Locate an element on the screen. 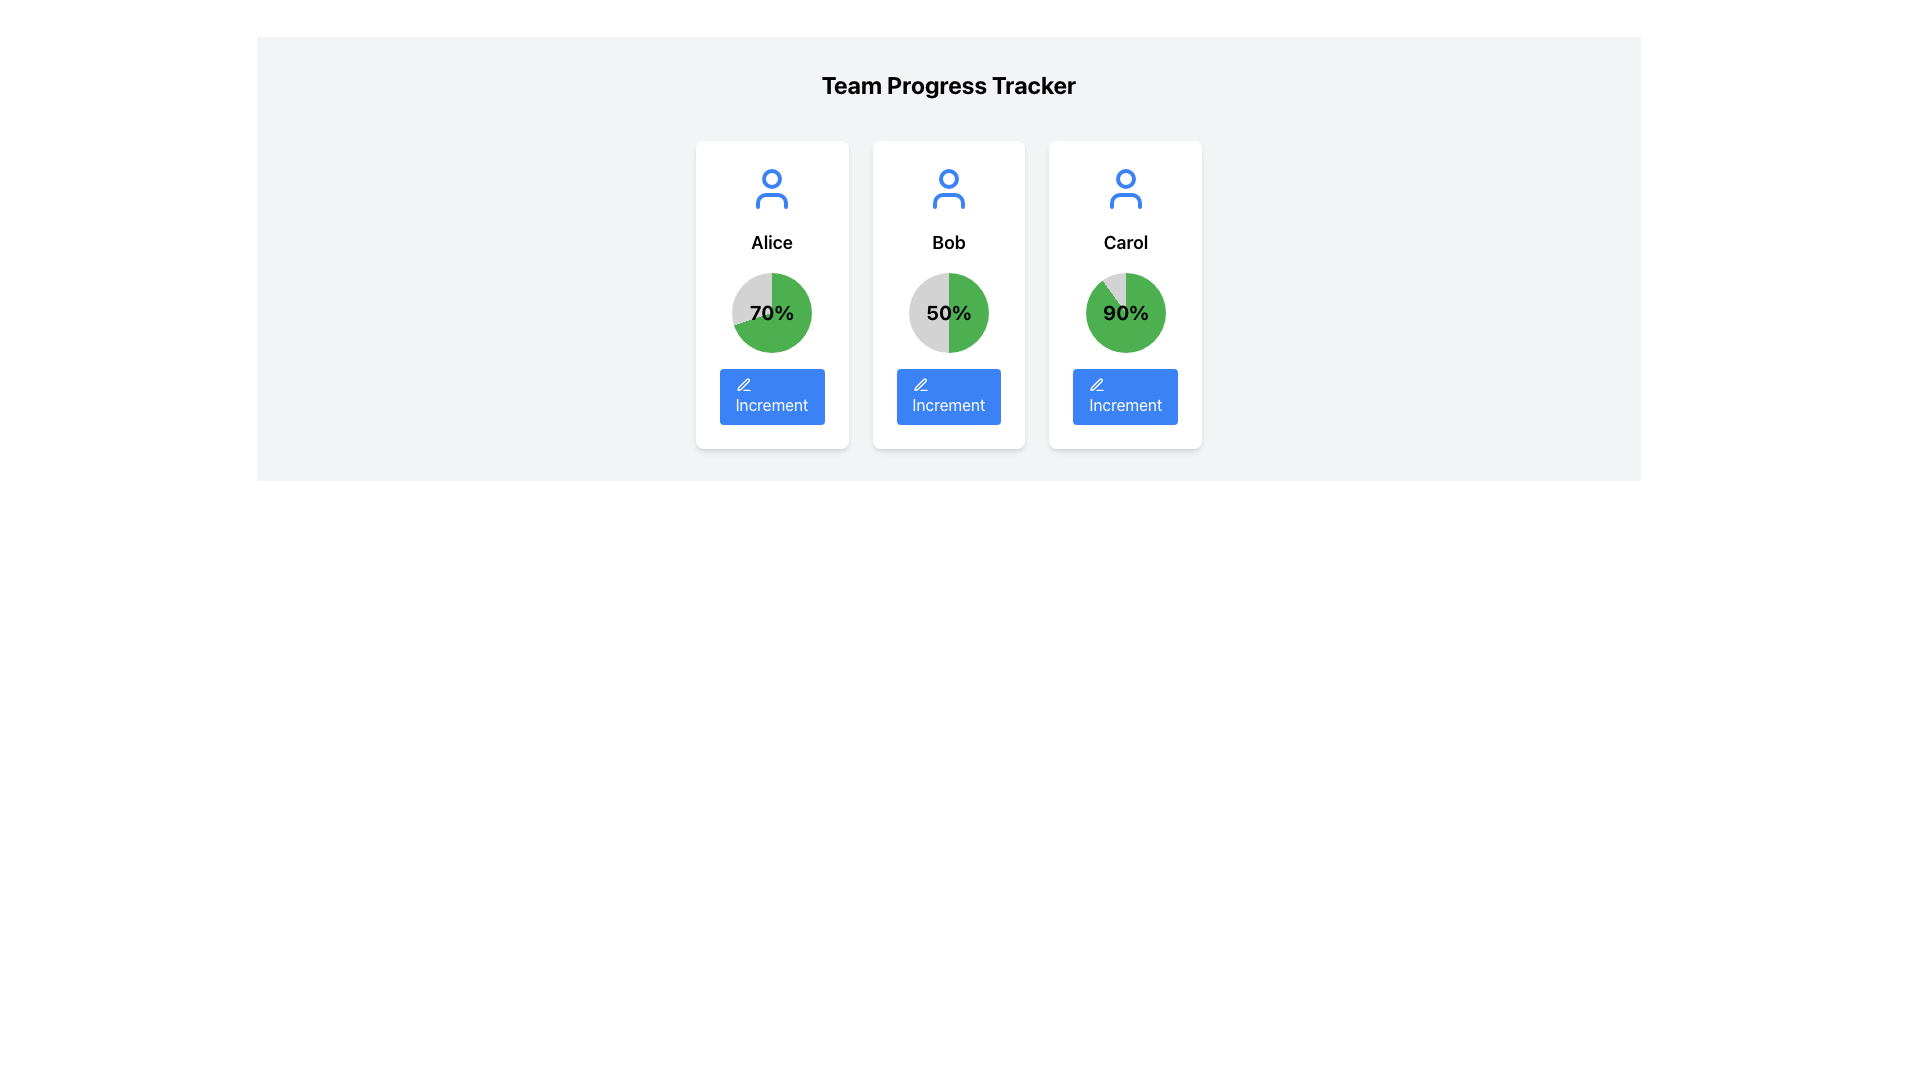 The width and height of the screenshot is (1920, 1080). the editing icon located in the leftmost card labeled 'Alice', positioned below the circular progress indicator and beside the 'Increment' button, to initiate an editing action is located at coordinates (742, 384).